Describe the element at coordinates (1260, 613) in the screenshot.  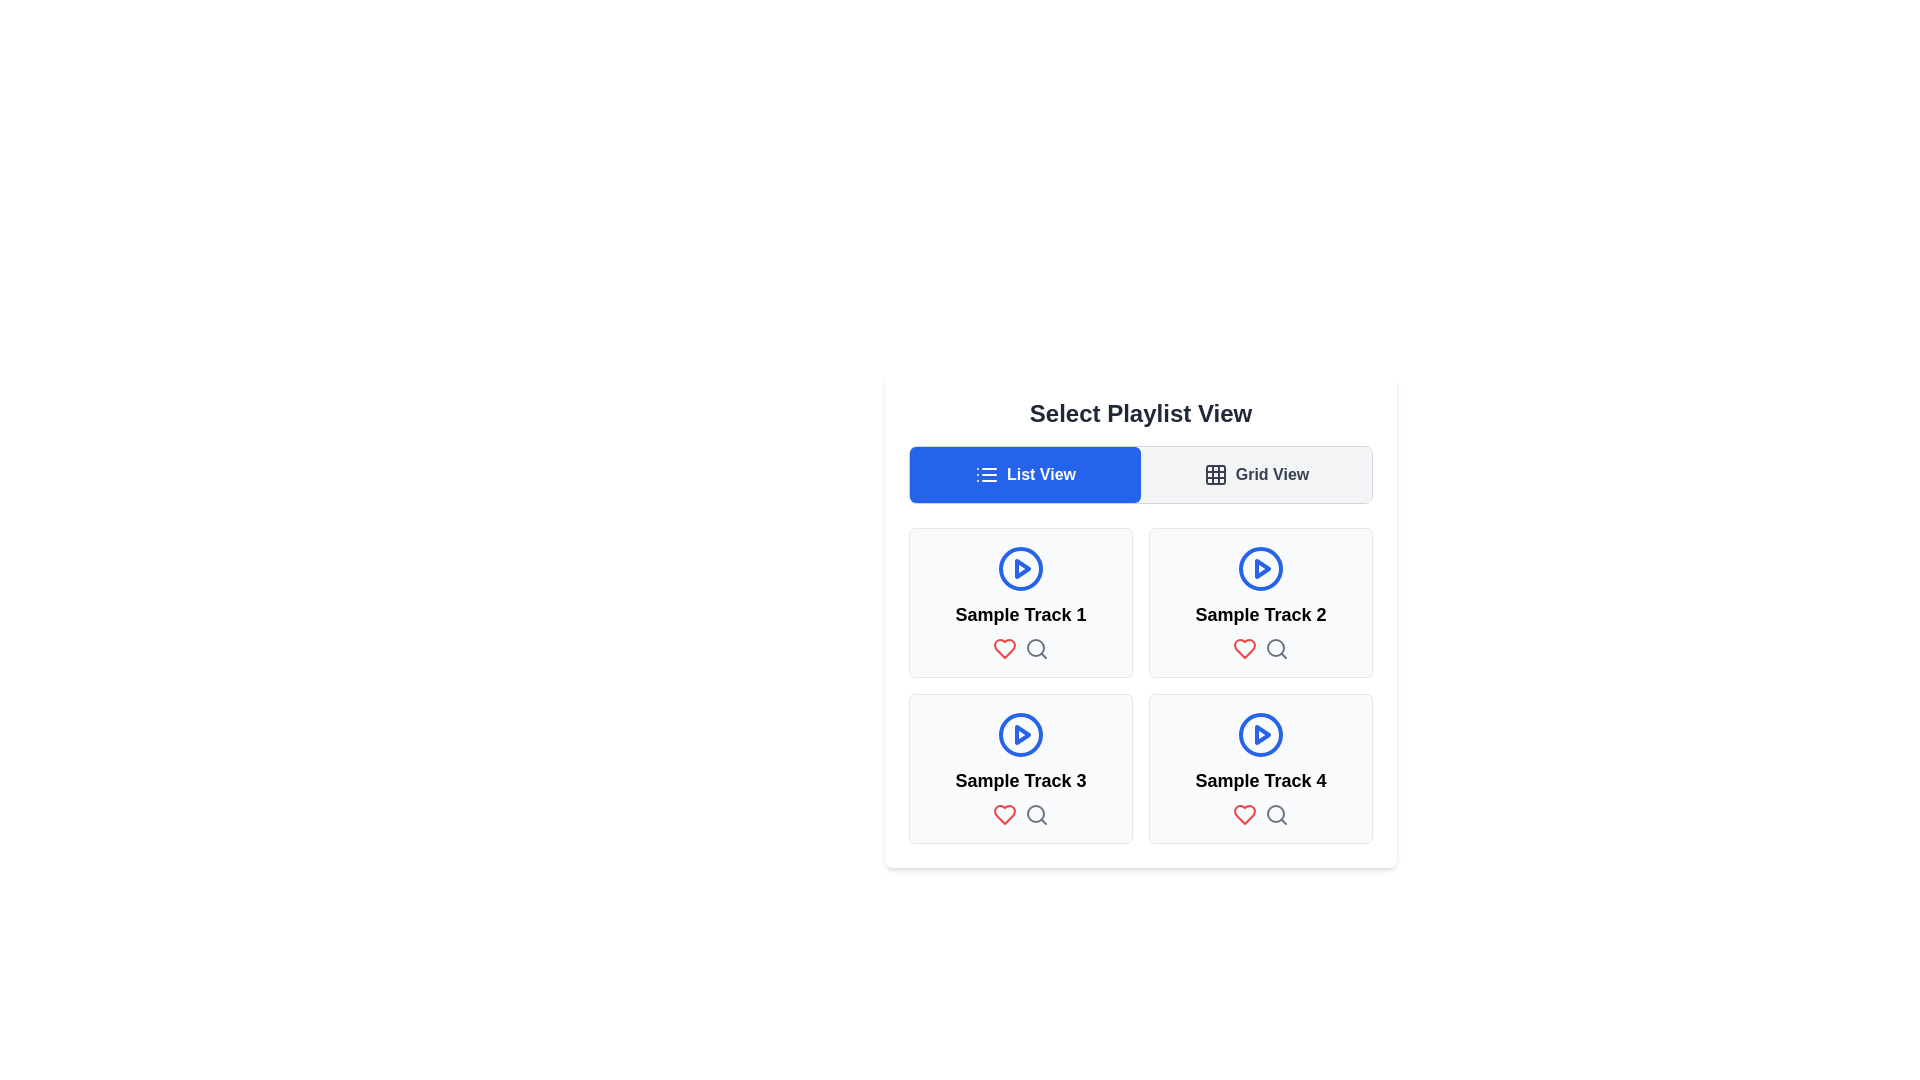
I see `text of the bold label stating 'Sample Track 2', which is located in the second cell of the first row of a 2x2 grid layout, beneath the play button icon` at that location.